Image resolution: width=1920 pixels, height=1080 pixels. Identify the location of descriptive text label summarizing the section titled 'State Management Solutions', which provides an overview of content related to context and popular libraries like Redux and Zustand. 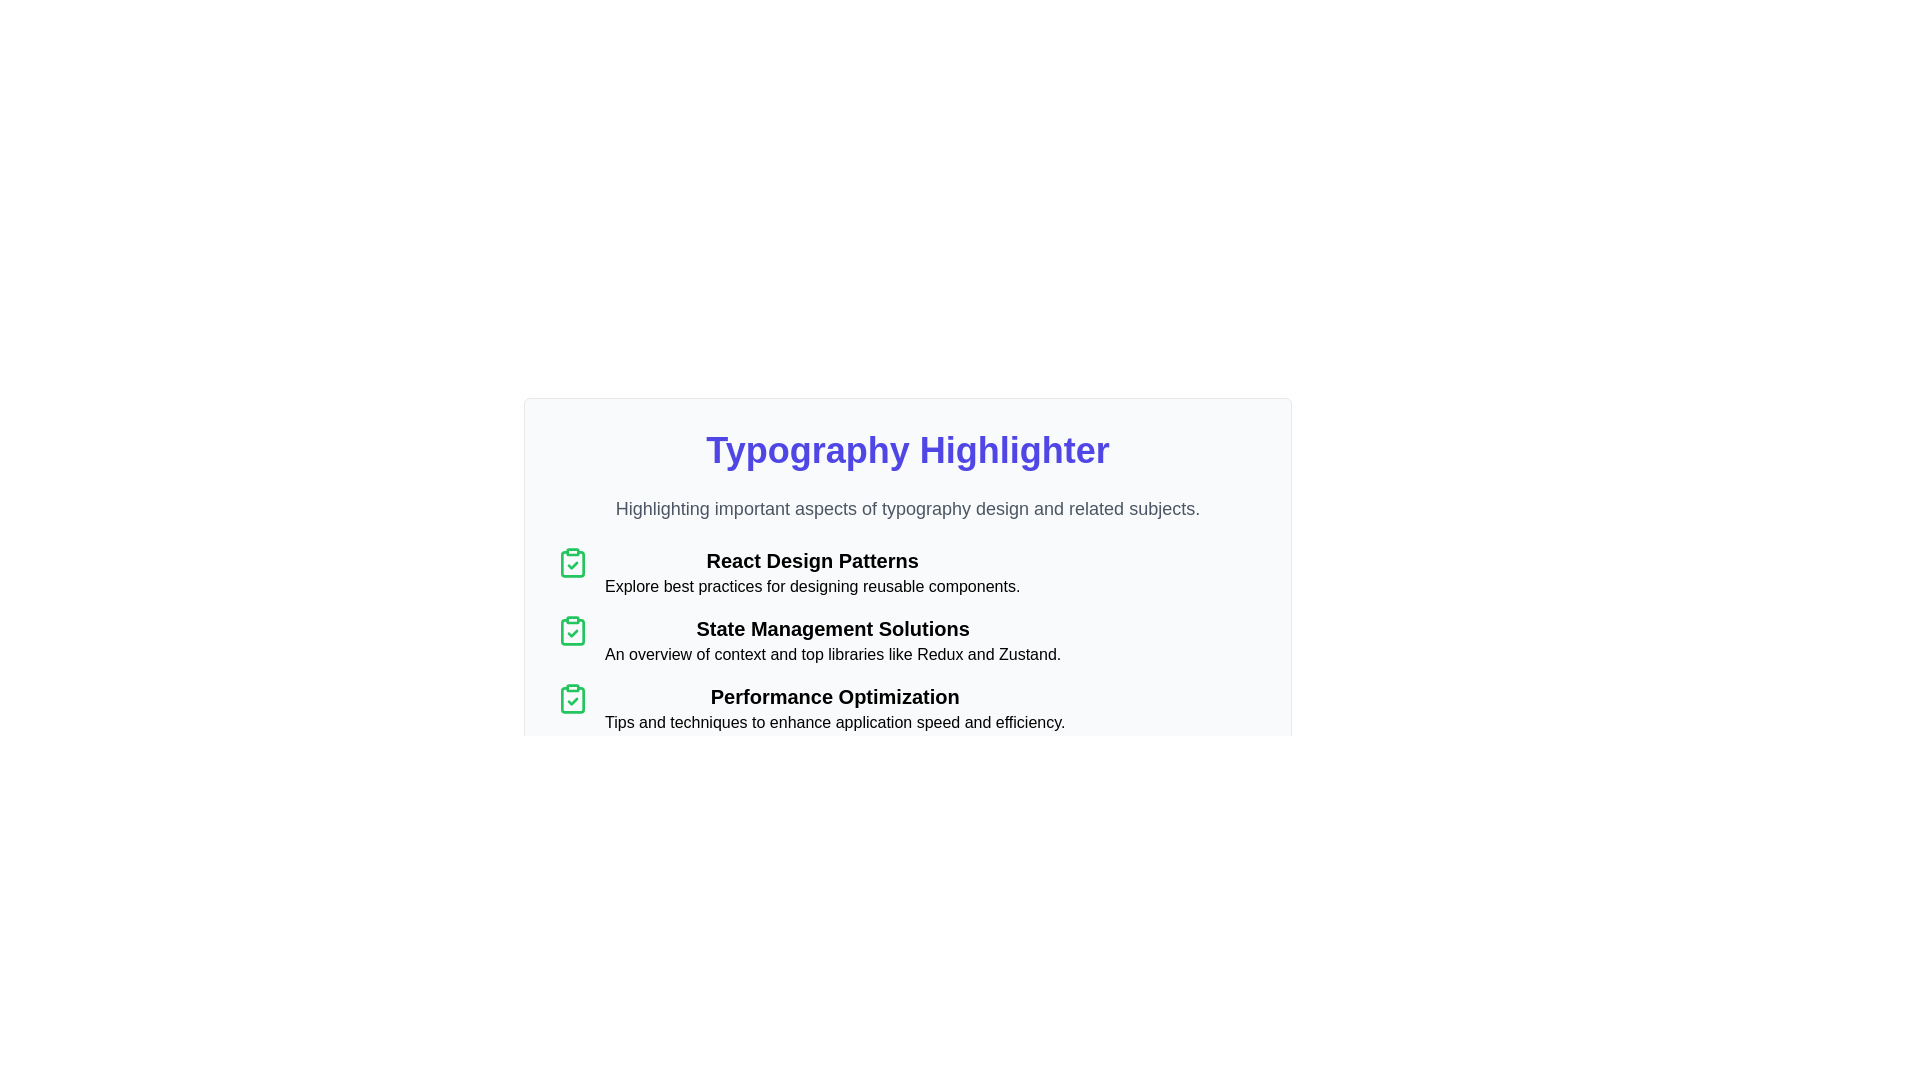
(833, 655).